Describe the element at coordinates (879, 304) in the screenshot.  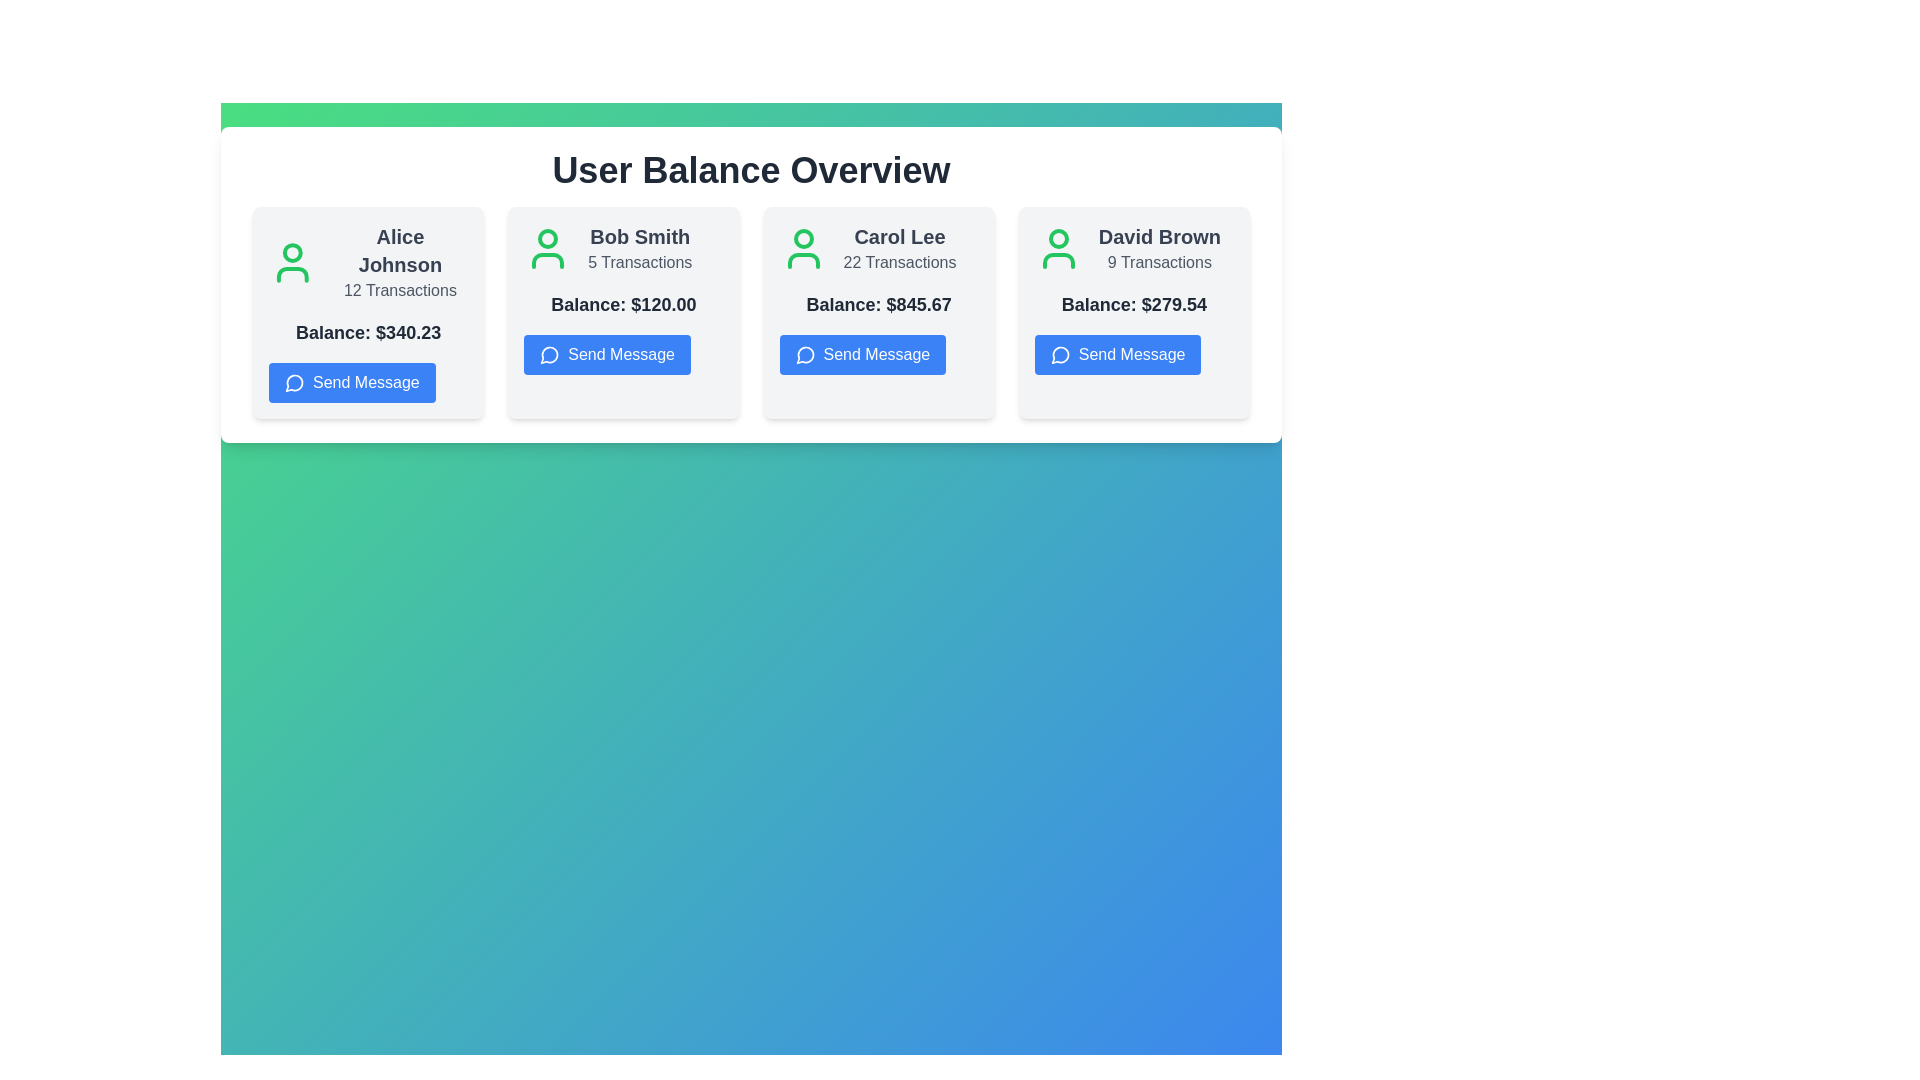
I see `the balance display text within the third user information card, which shows the current balance of the user and is positioned below the user's name and transaction count text` at that location.